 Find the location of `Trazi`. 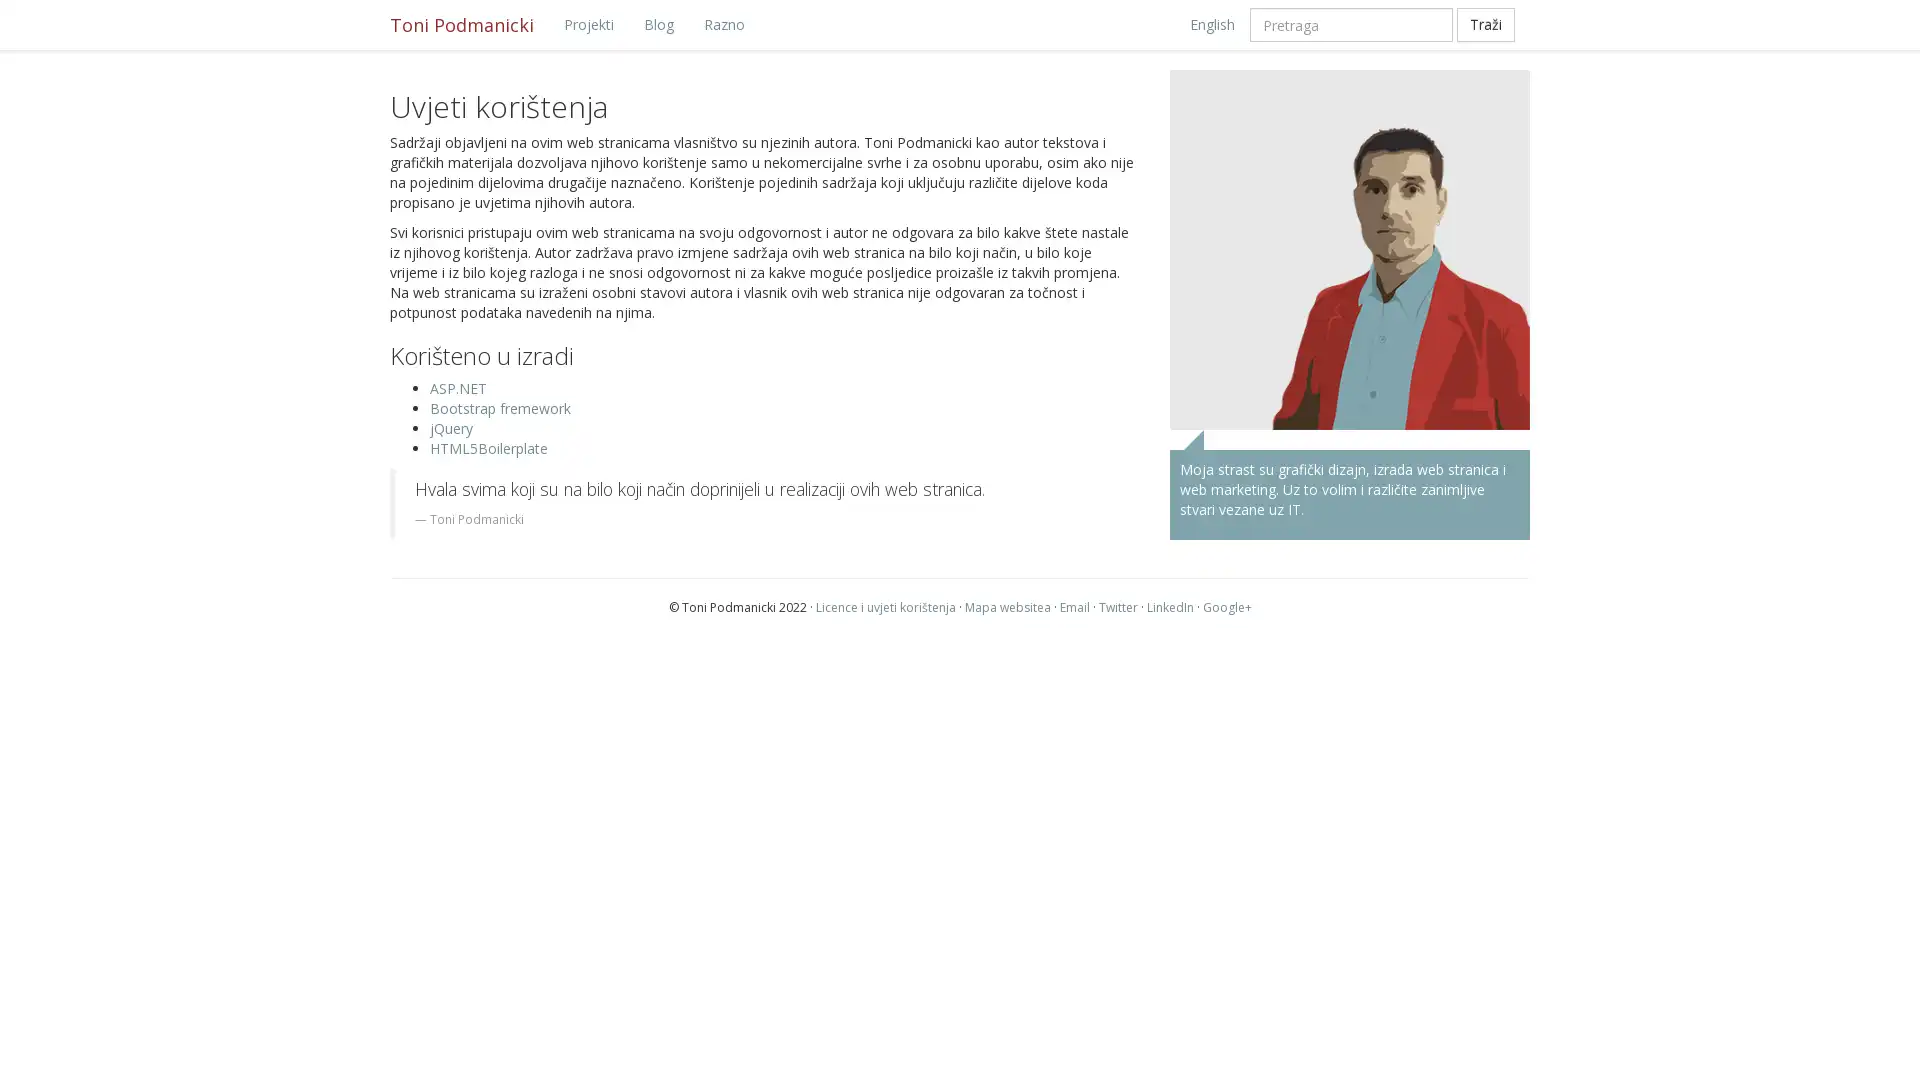

Trazi is located at coordinates (1486, 24).